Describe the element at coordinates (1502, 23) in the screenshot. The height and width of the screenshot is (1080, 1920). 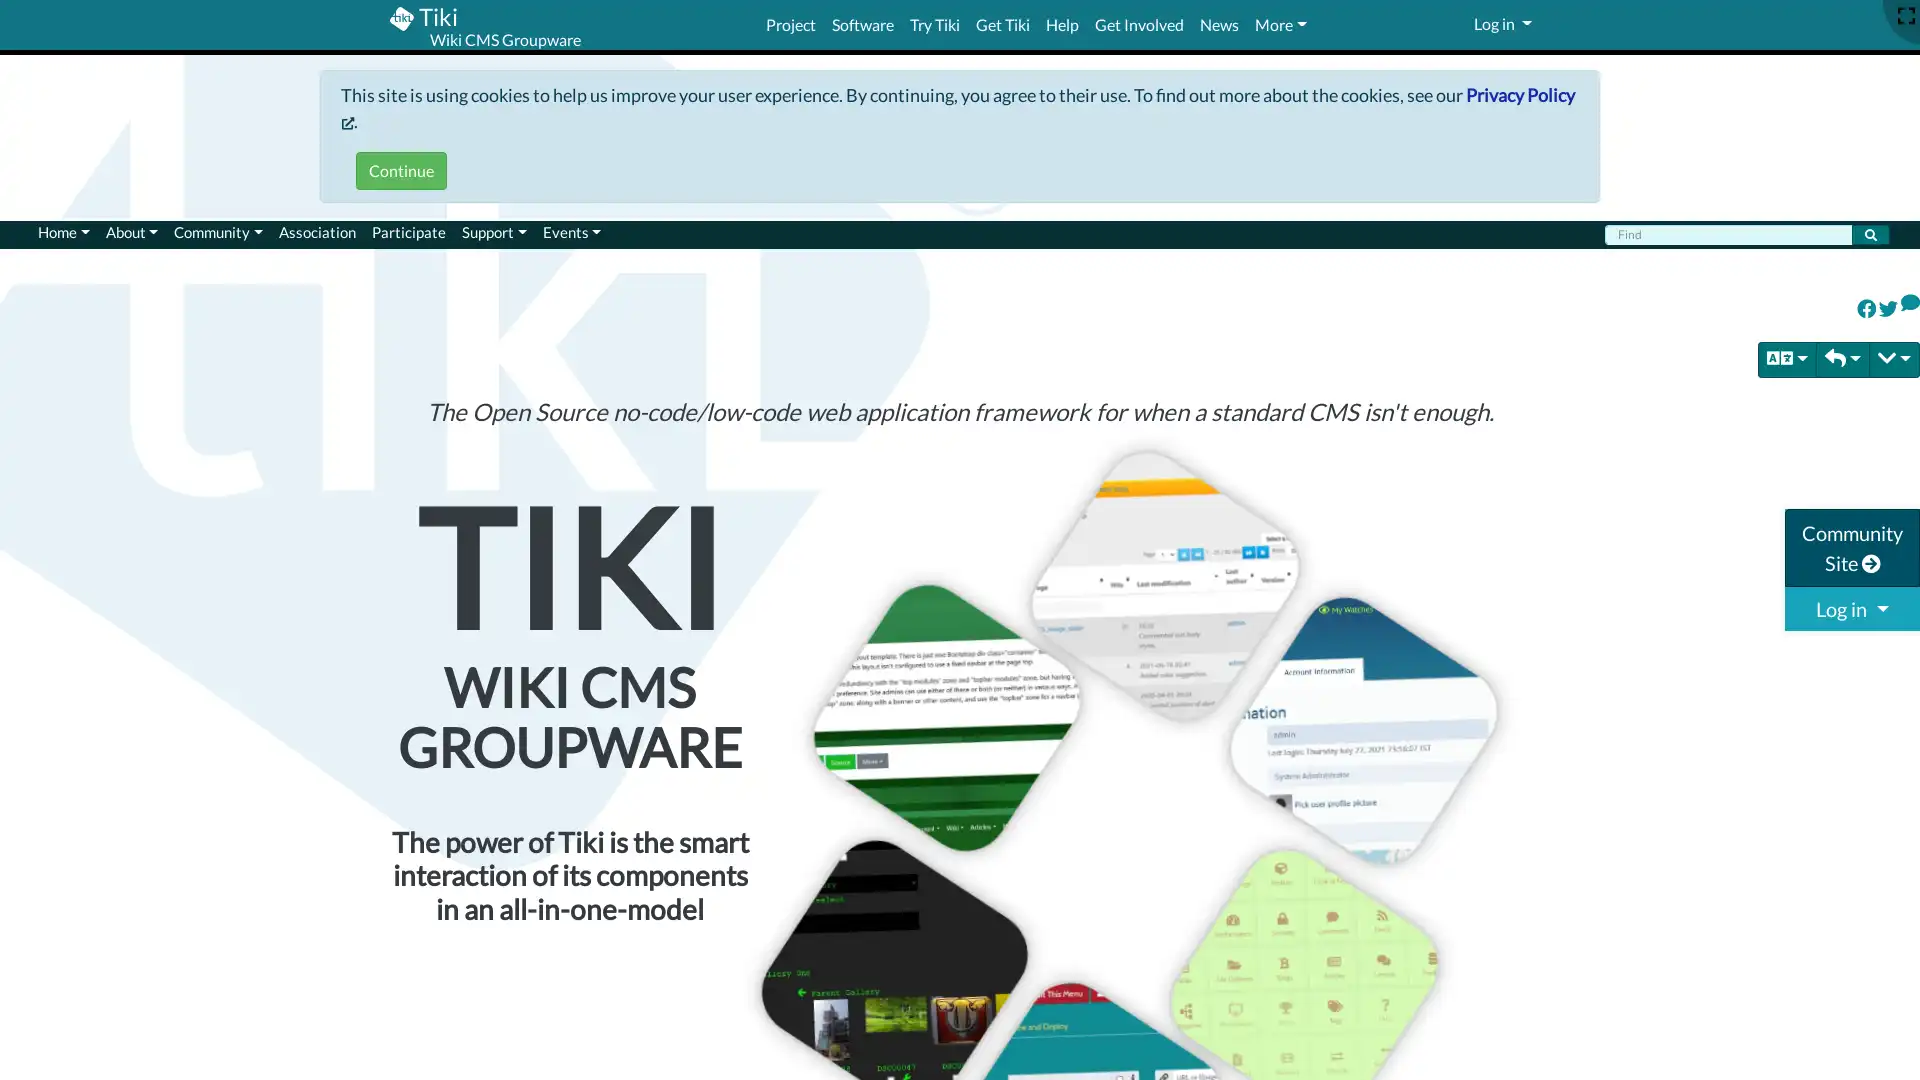
I see `Log in` at that location.